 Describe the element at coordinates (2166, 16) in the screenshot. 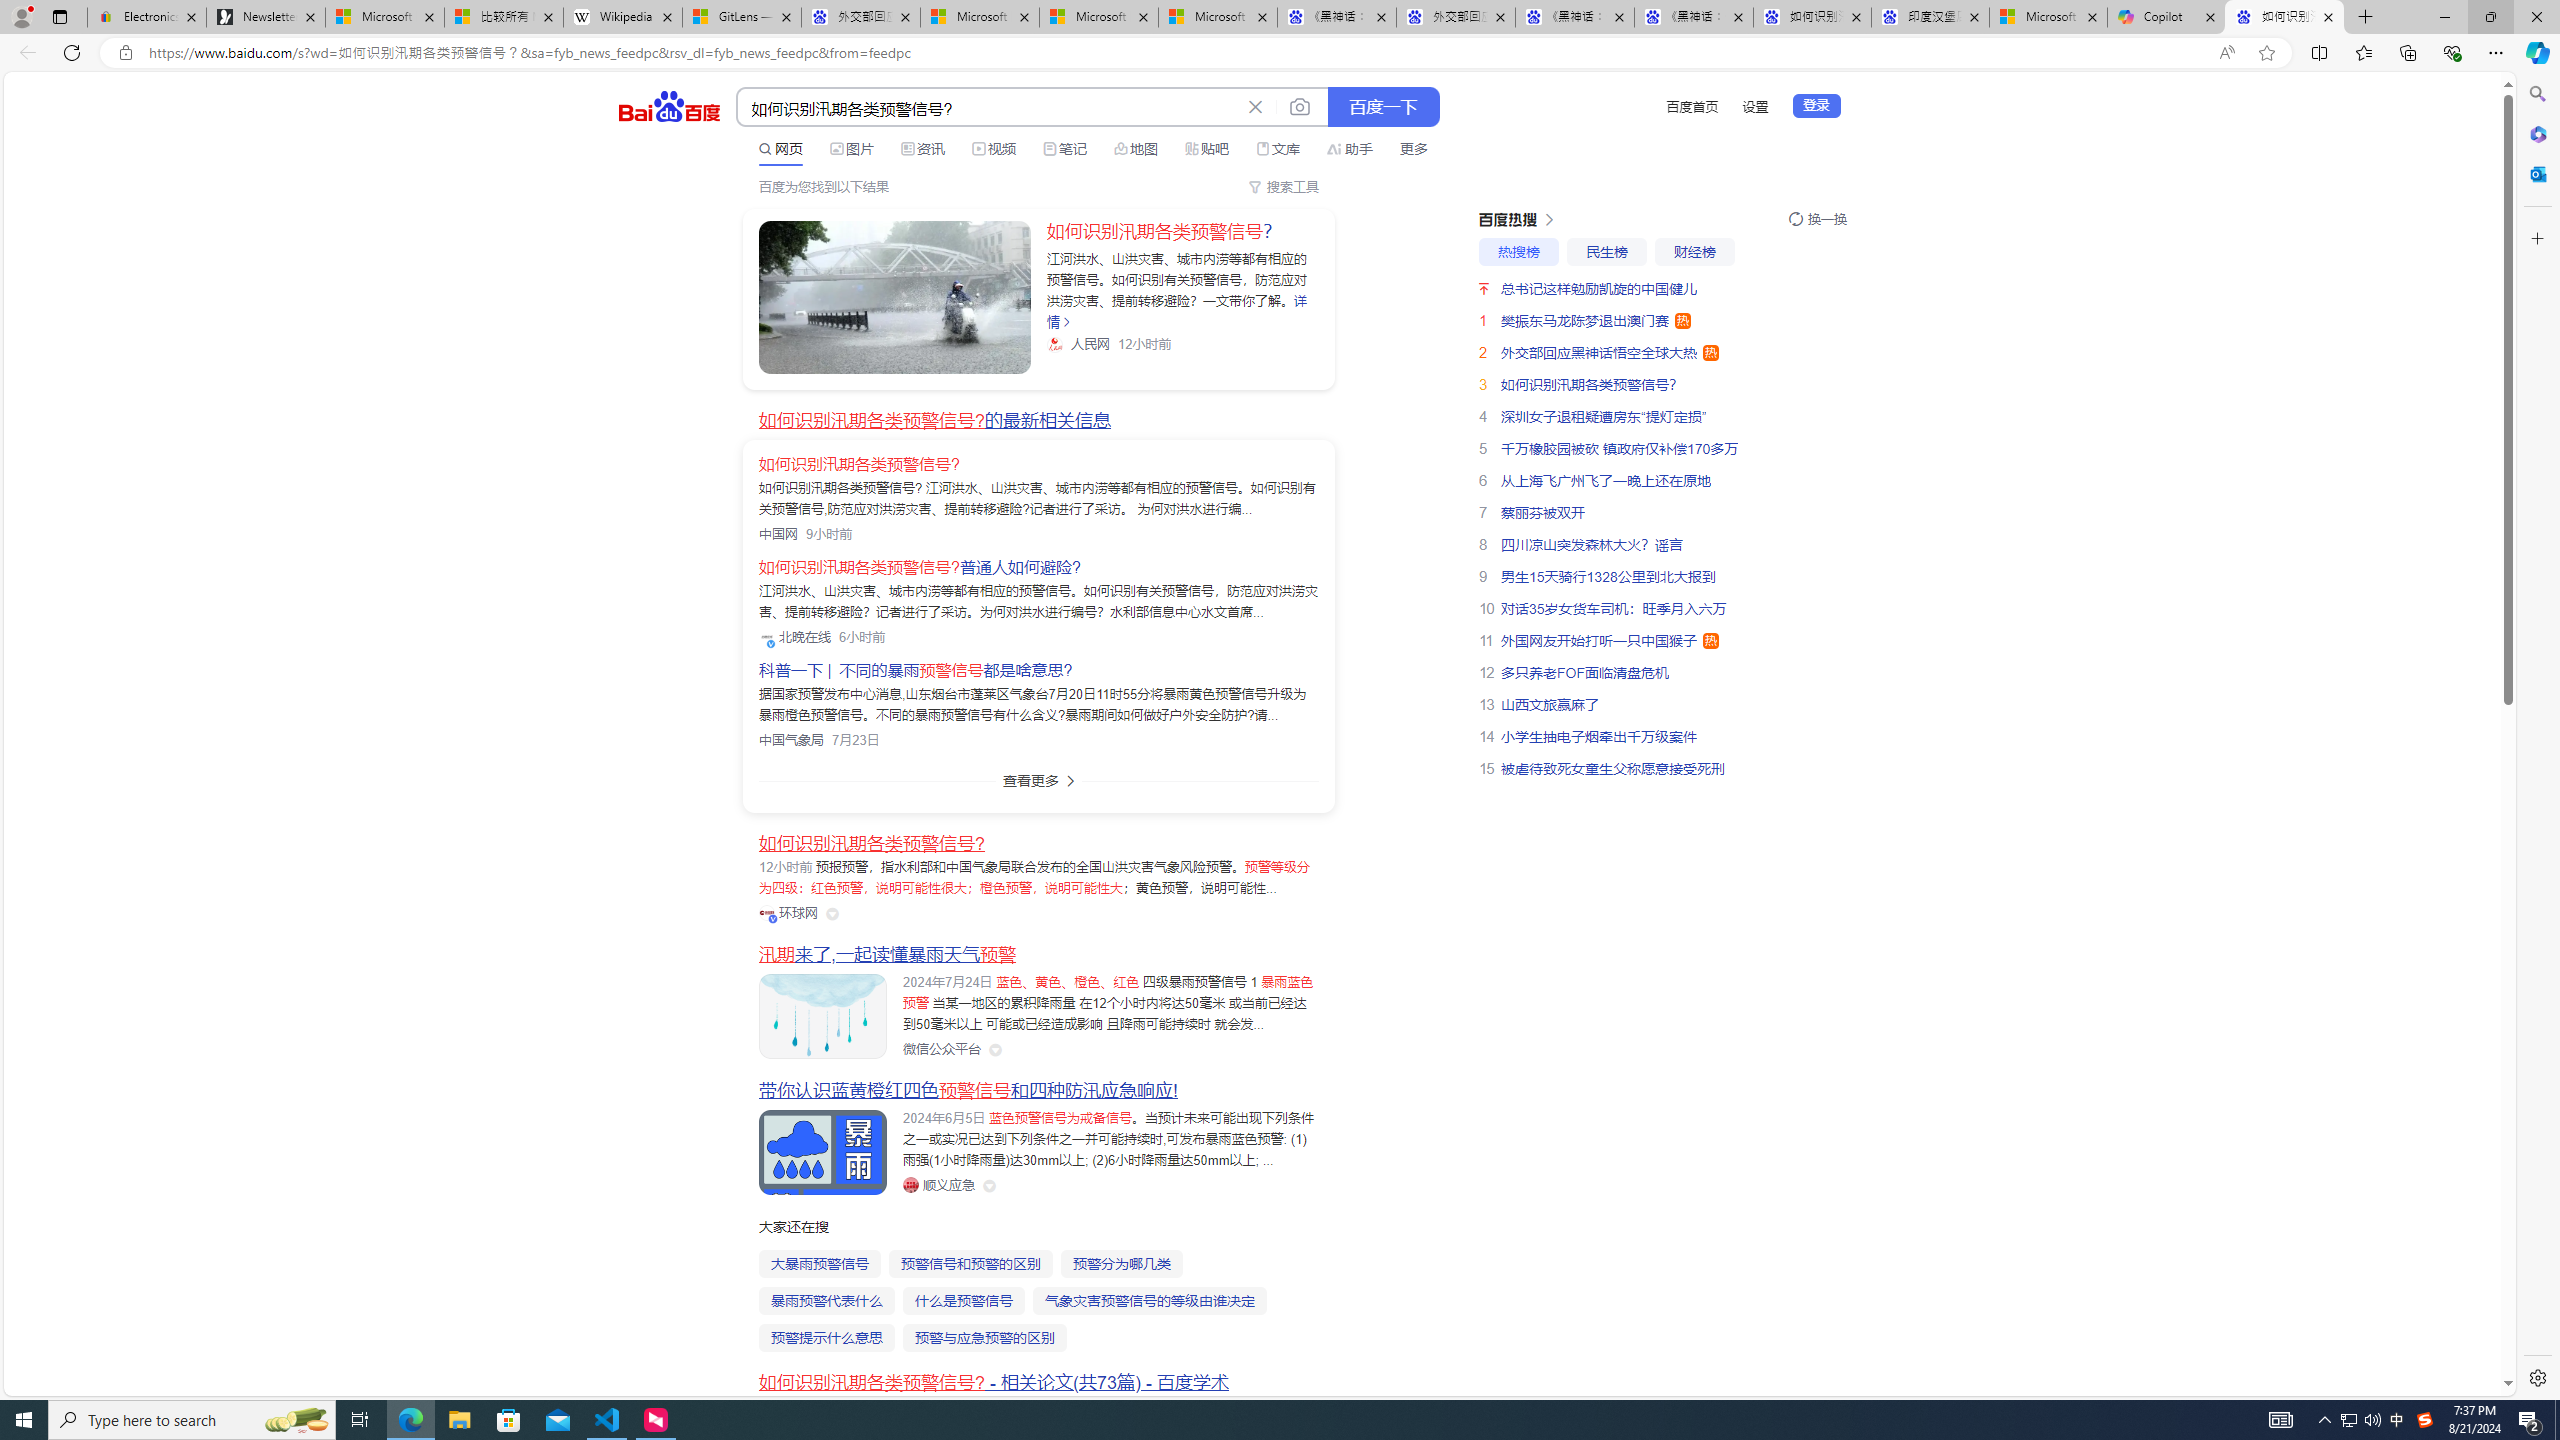

I see `'Copilot'` at that location.